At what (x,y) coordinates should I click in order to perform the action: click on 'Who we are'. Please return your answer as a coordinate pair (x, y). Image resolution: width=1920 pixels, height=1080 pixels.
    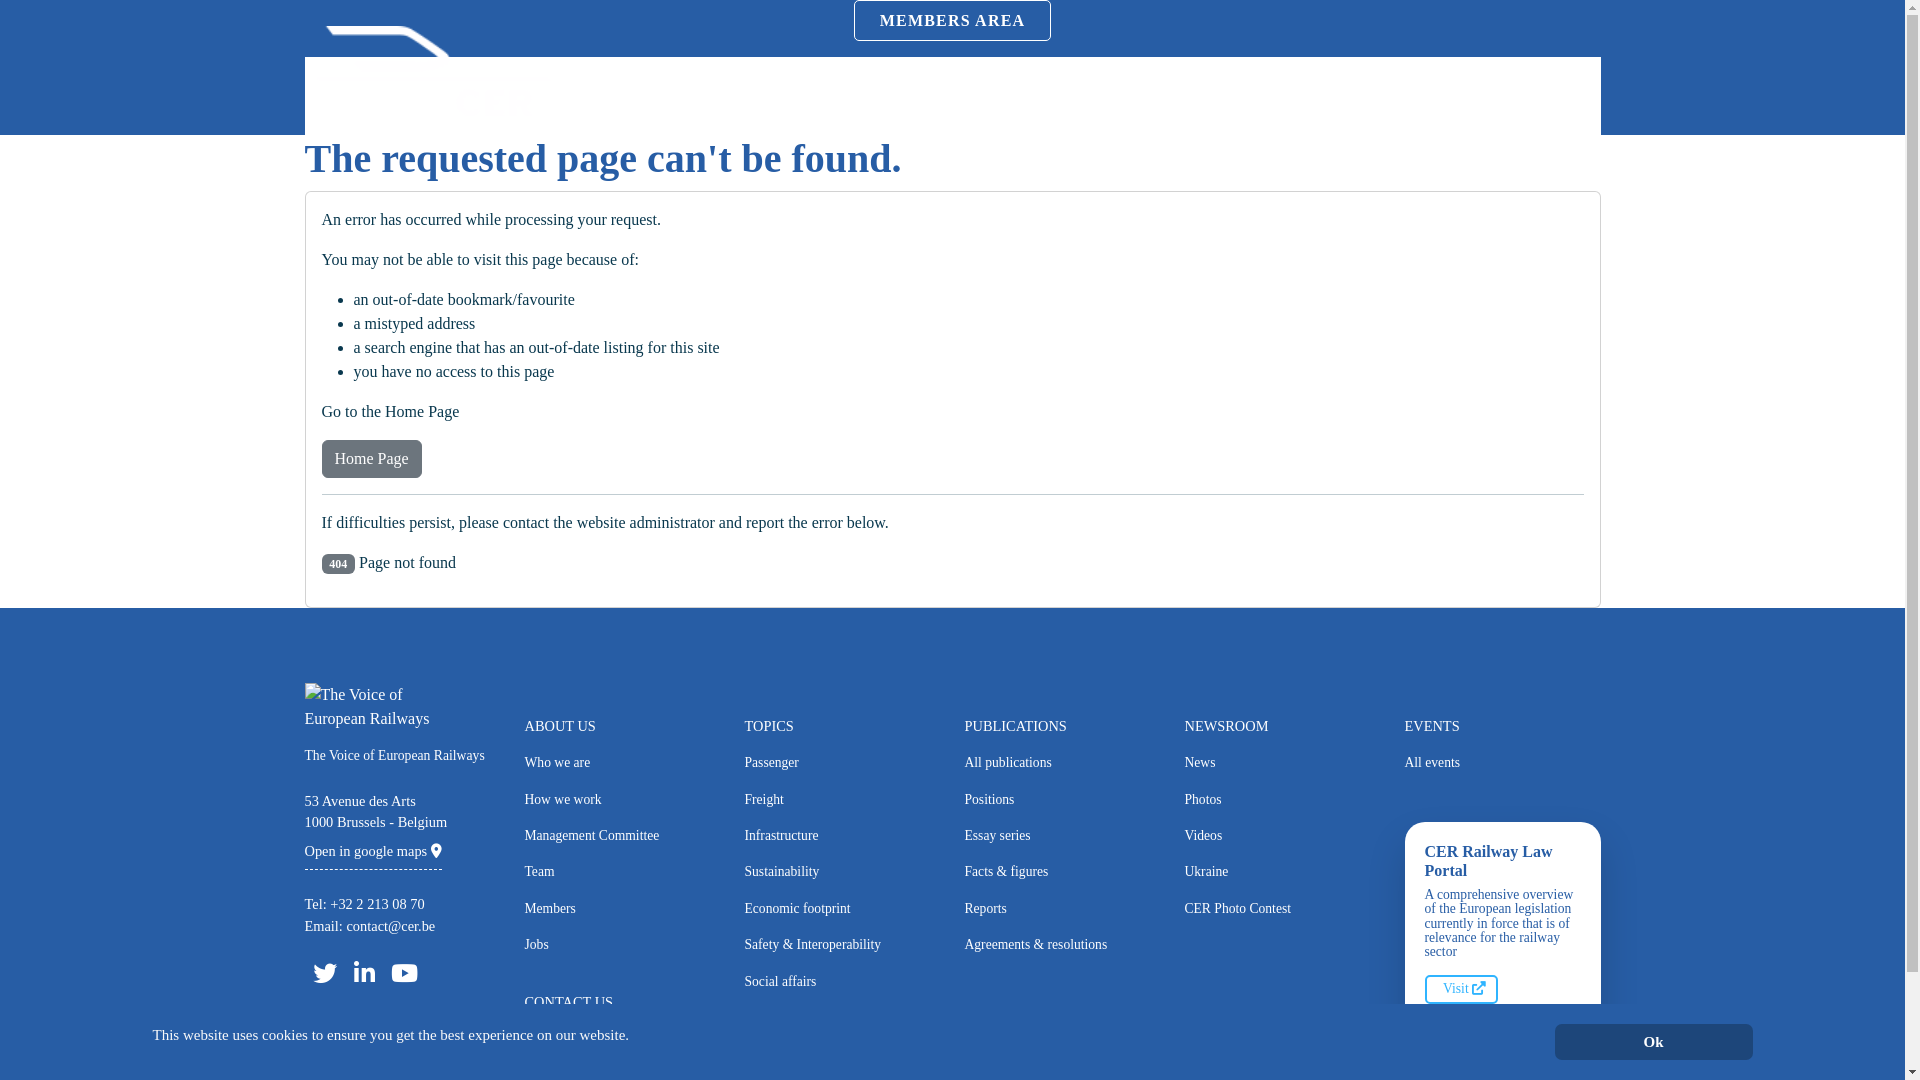
    Looking at the image, I should click on (621, 763).